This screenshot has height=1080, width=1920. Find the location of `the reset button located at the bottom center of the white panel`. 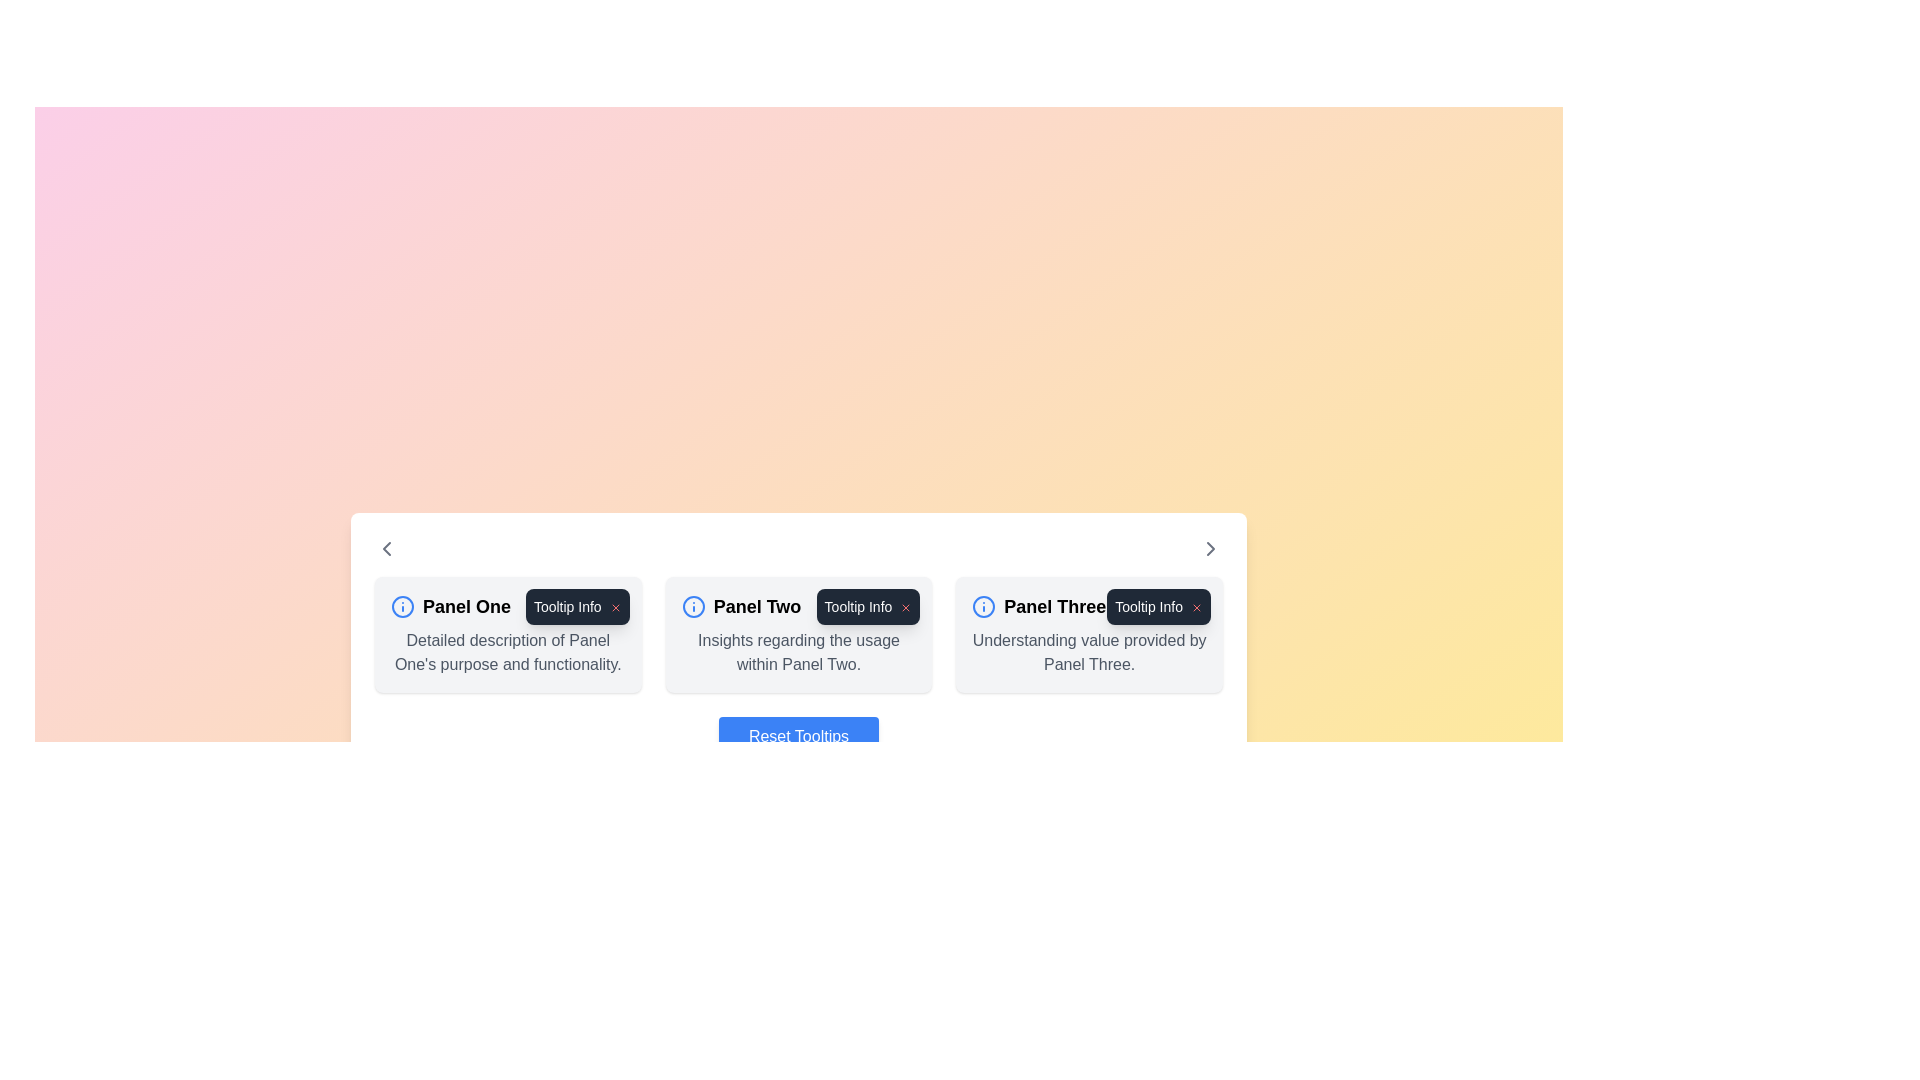

the reset button located at the bottom center of the white panel is located at coordinates (797, 736).